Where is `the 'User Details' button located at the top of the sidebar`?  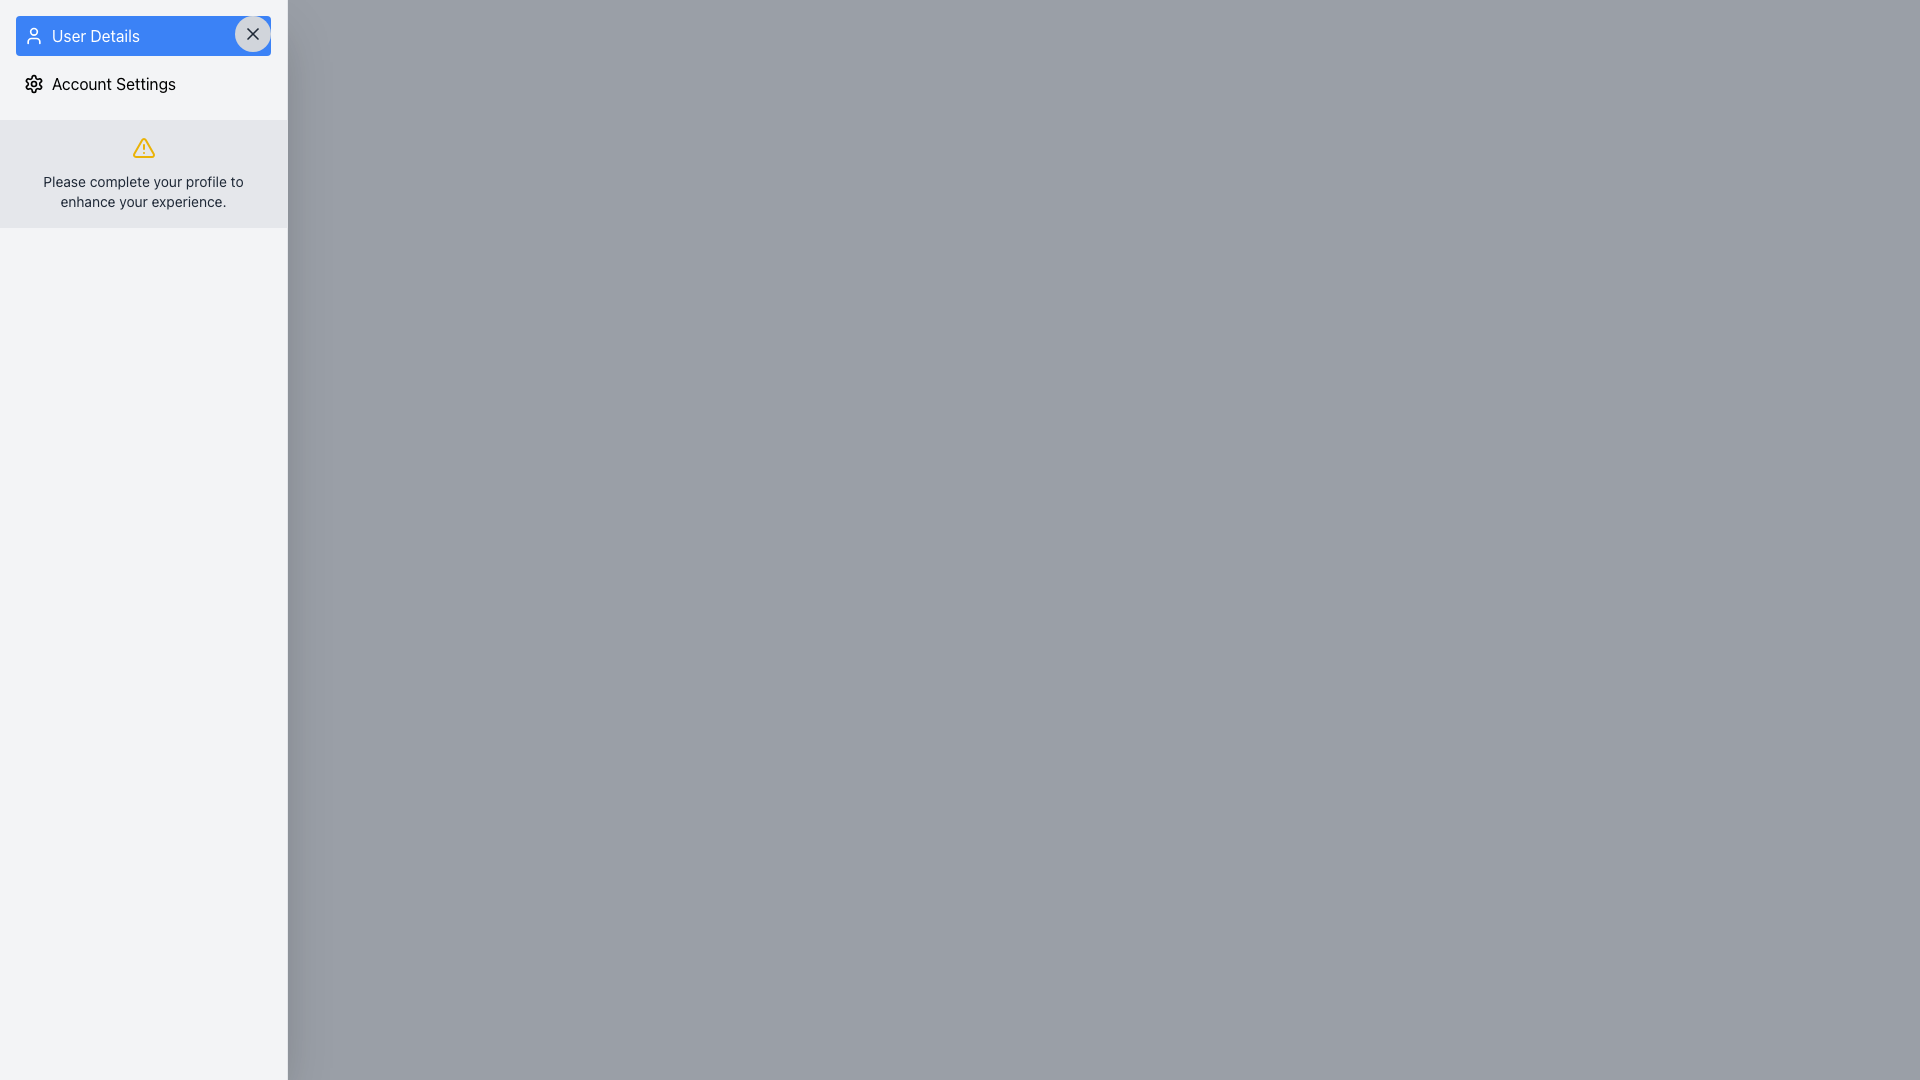 the 'User Details' button located at the top of the sidebar is located at coordinates (142, 35).